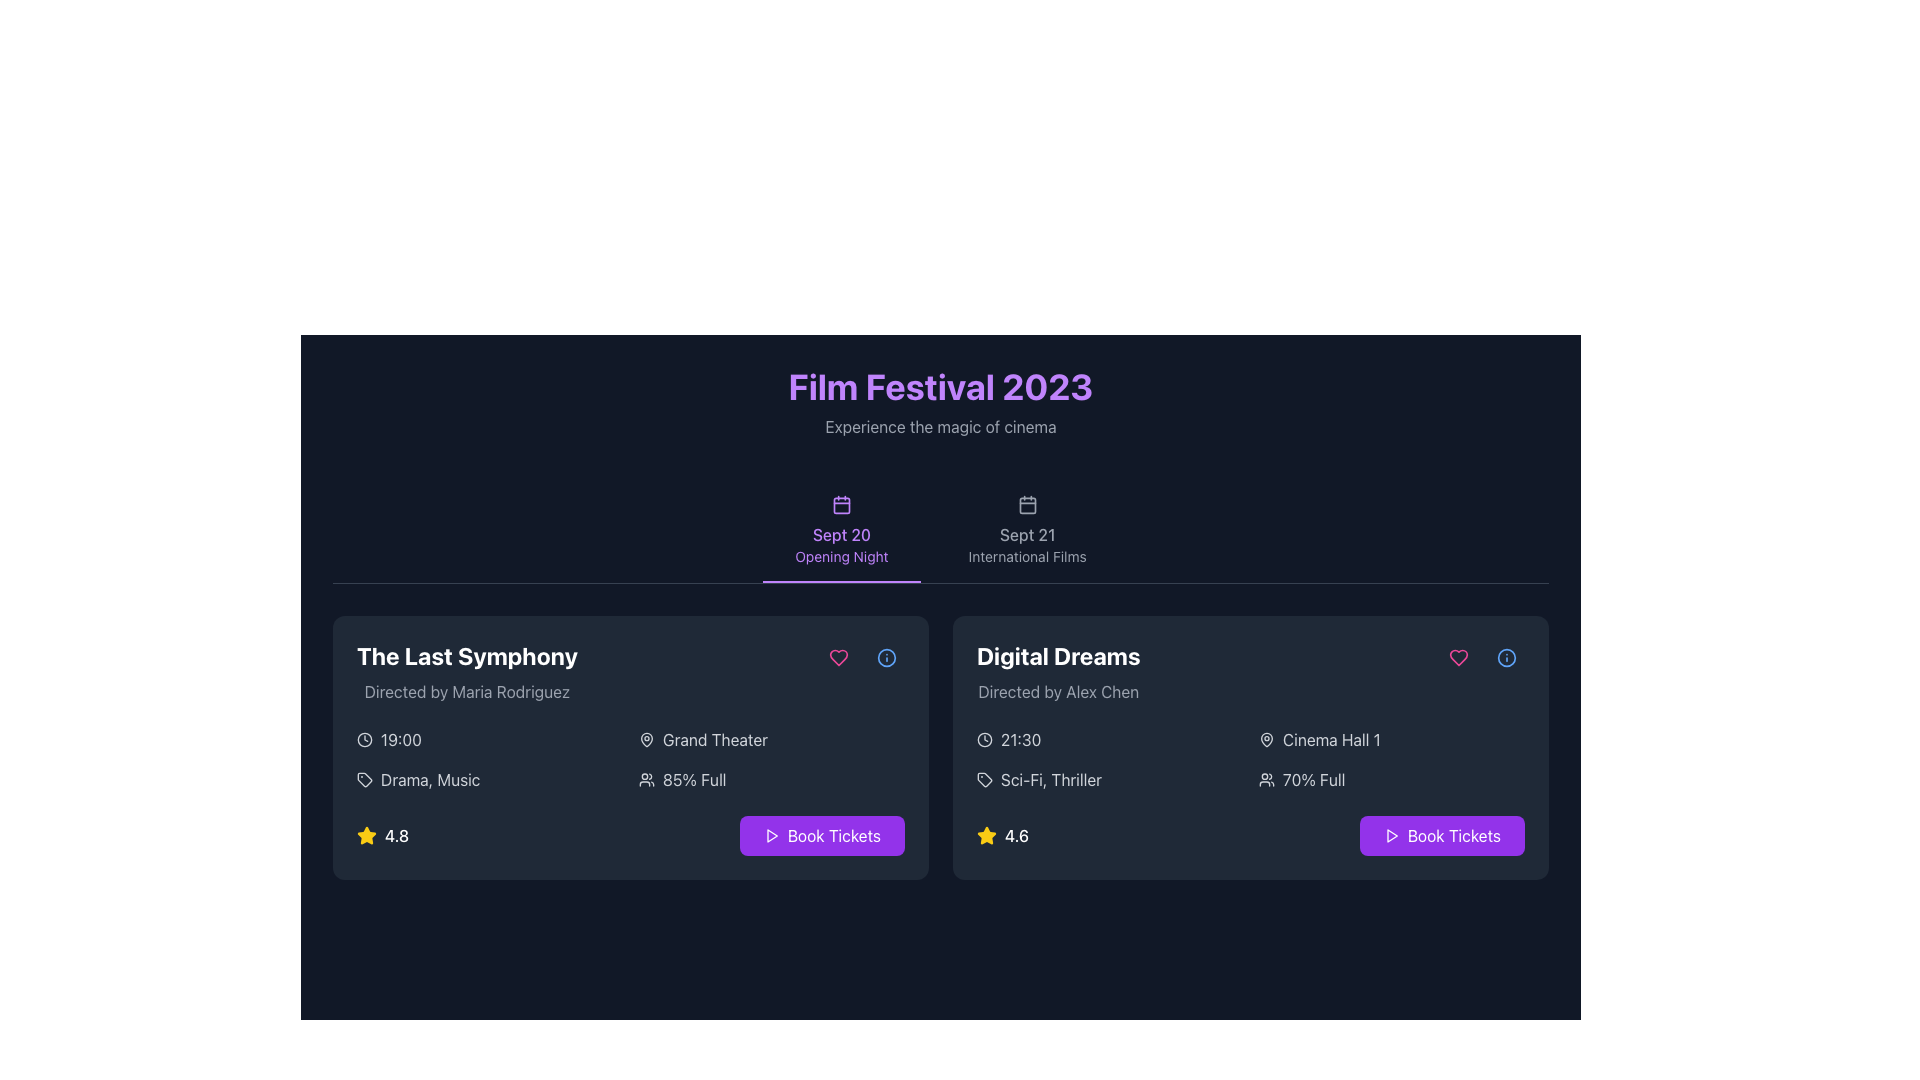 The width and height of the screenshot is (1920, 1080). I want to click on the minimalist purple-accented calendar icon located above the text 'Sept 20' and 'Opening Night' in the section for 'Film Festival 2023', so click(841, 504).